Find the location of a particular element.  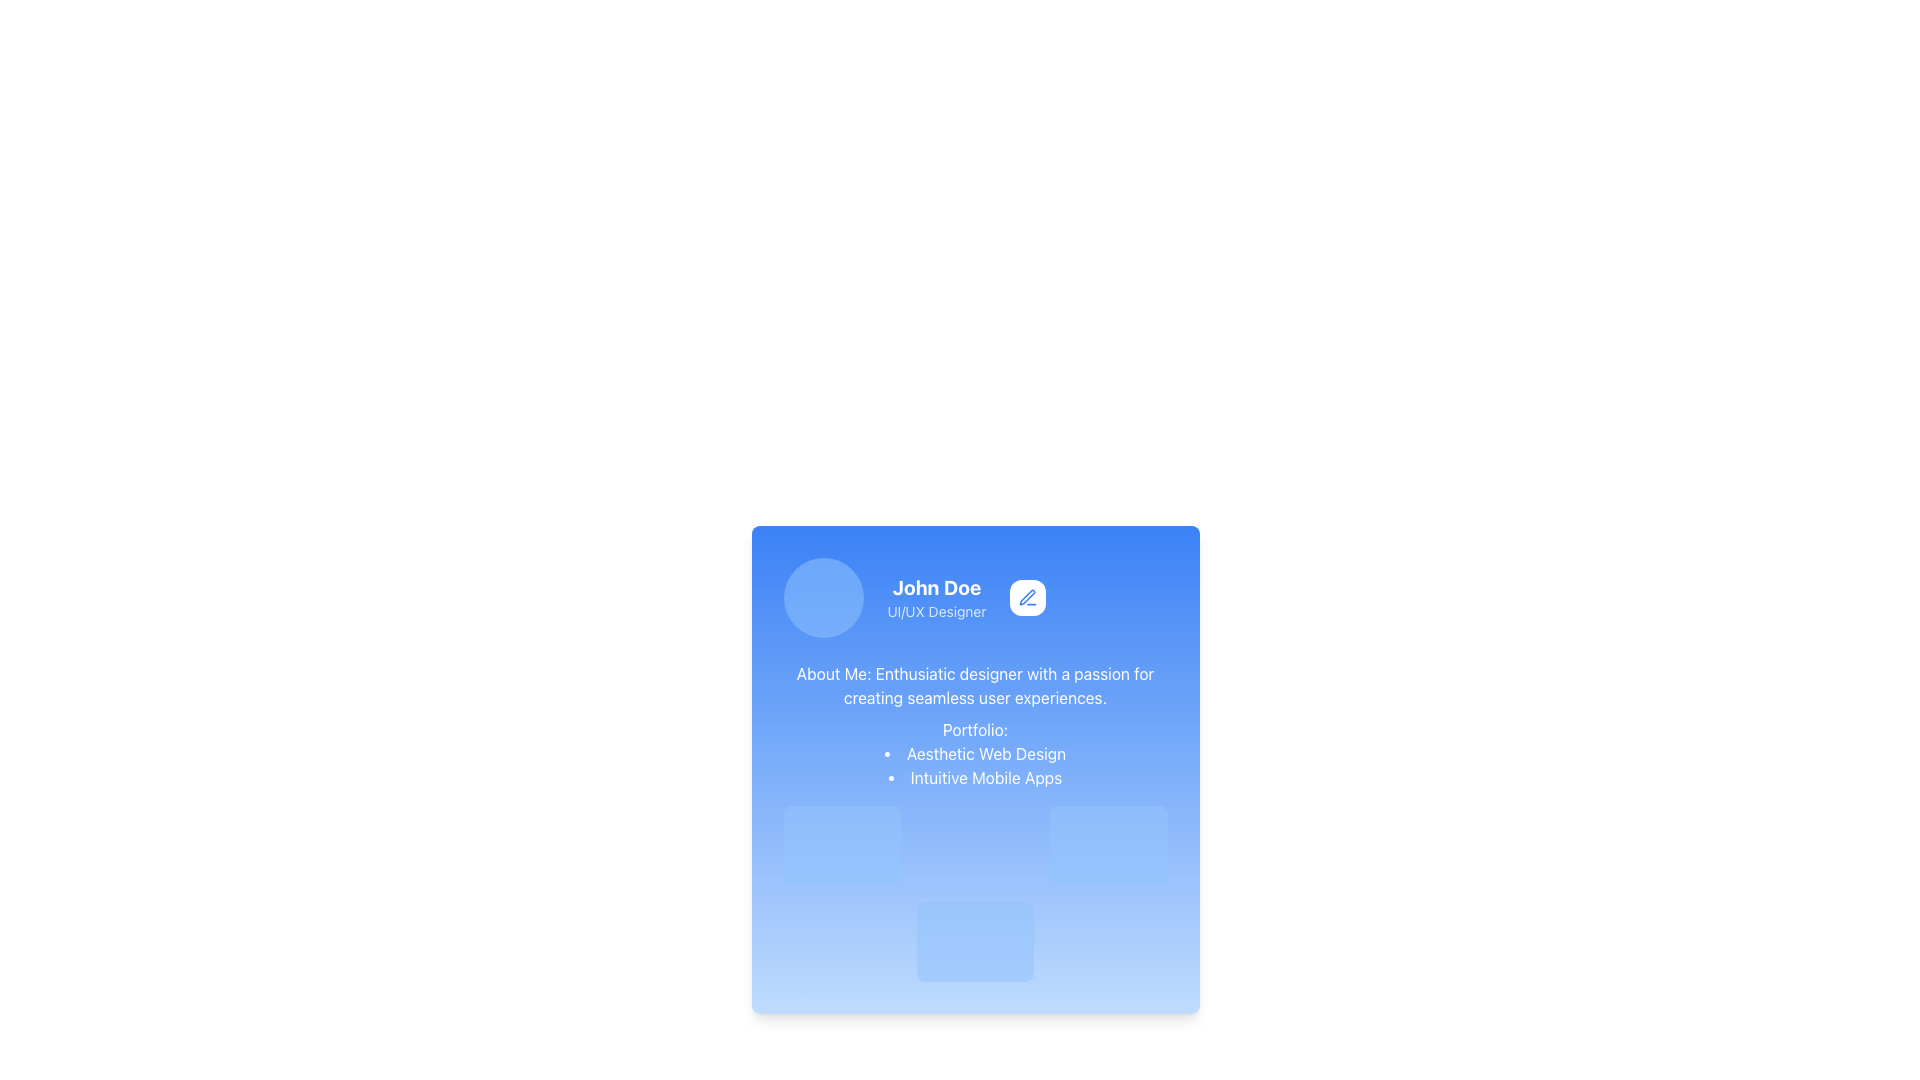

the text label indicating the role or title of the individual, located beneath the 'John Doe' text in the profile card interface is located at coordinates (935, 611).